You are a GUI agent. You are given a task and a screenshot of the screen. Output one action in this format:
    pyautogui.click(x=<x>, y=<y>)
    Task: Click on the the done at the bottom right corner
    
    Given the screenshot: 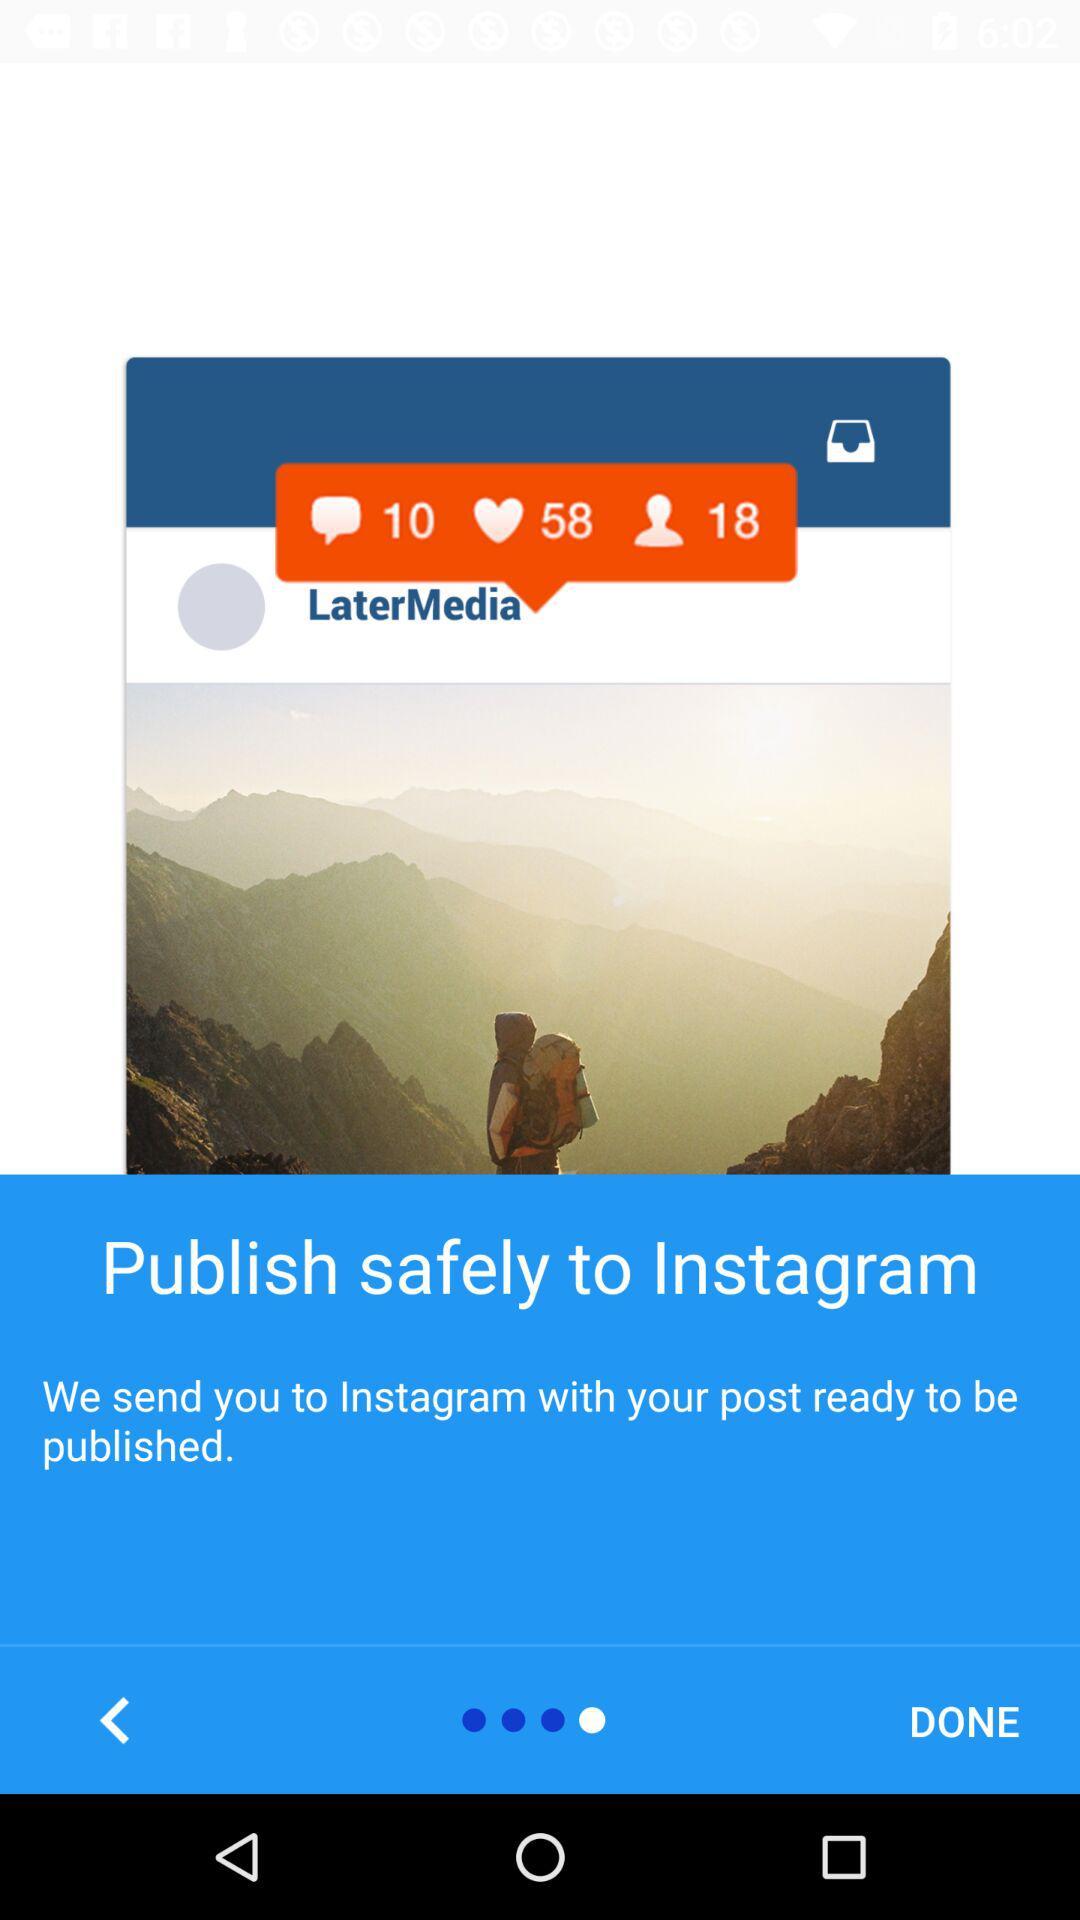 What is the action you would take?
    pyautogui.click(x=963, y=1719)
    